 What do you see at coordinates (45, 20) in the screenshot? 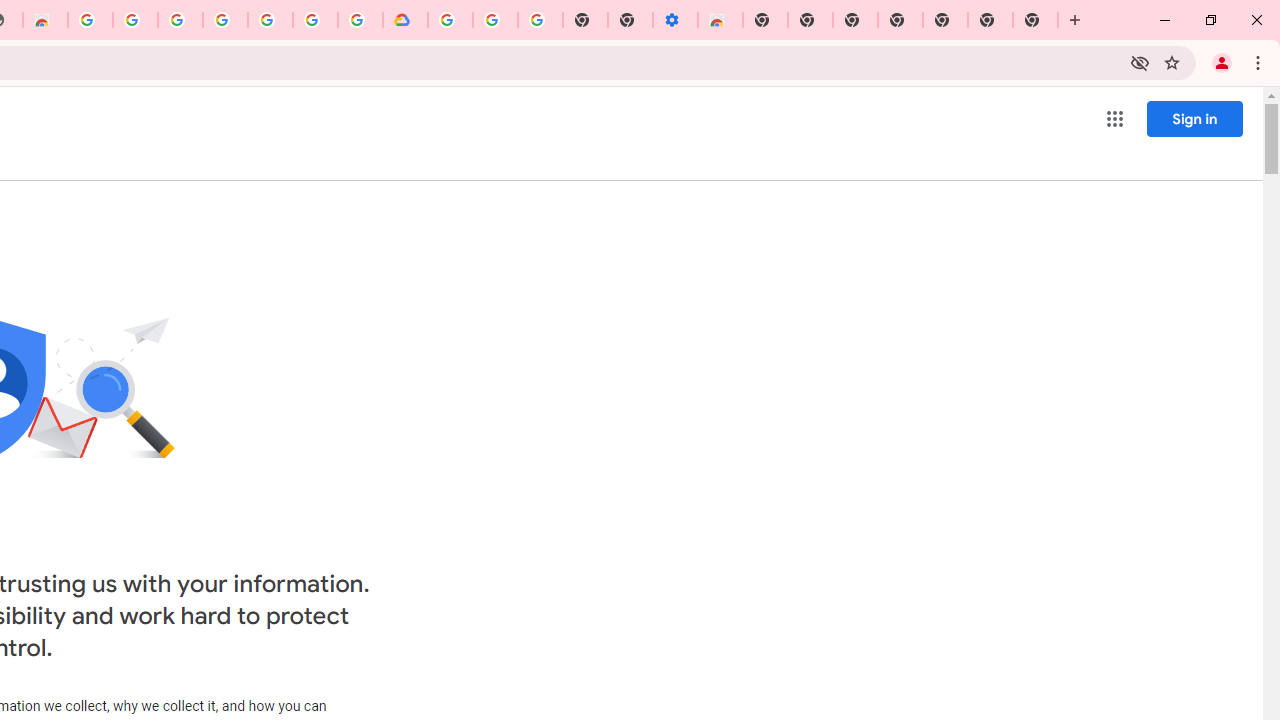
I see `'Chrome Web Store - Household'` at bounding box center [45, 20].